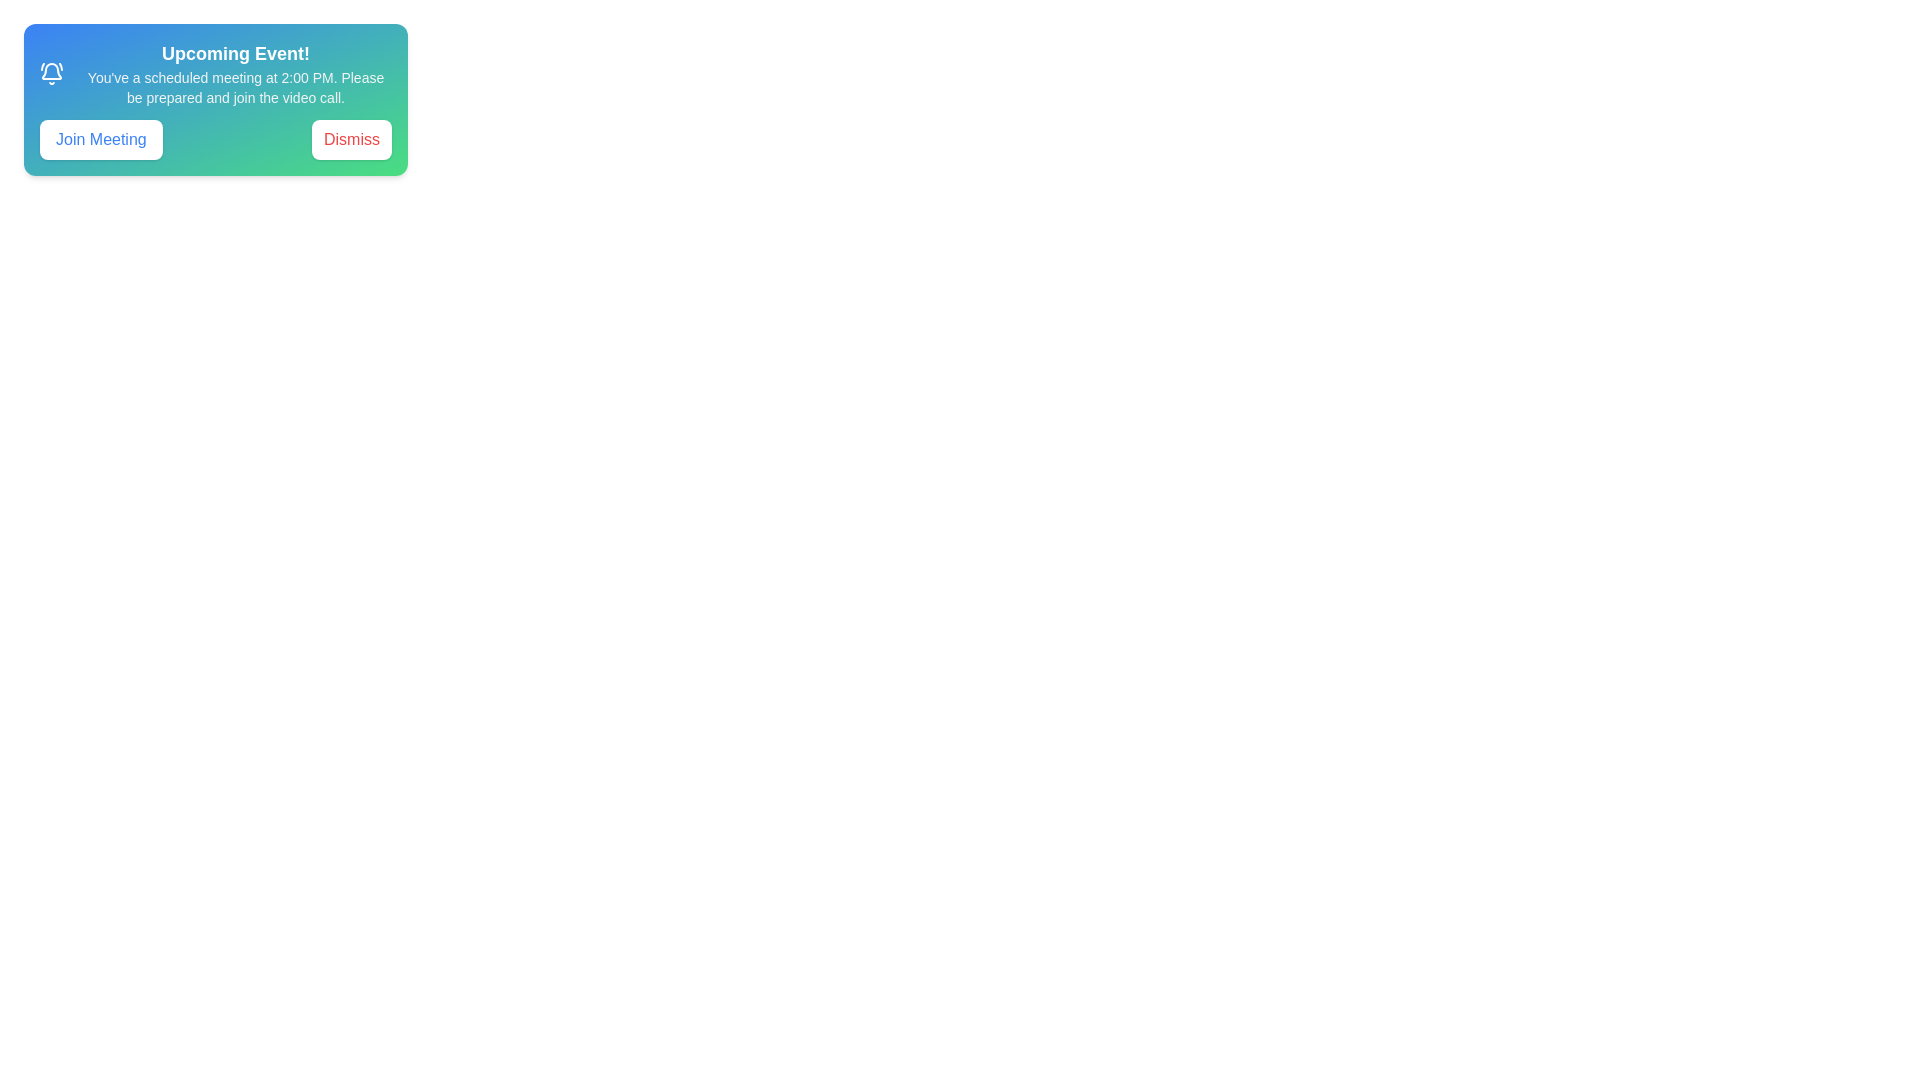  Describe the element at coordinates (52, 72) in the screenshot. I see `the bell icon to inspect it` at that location.